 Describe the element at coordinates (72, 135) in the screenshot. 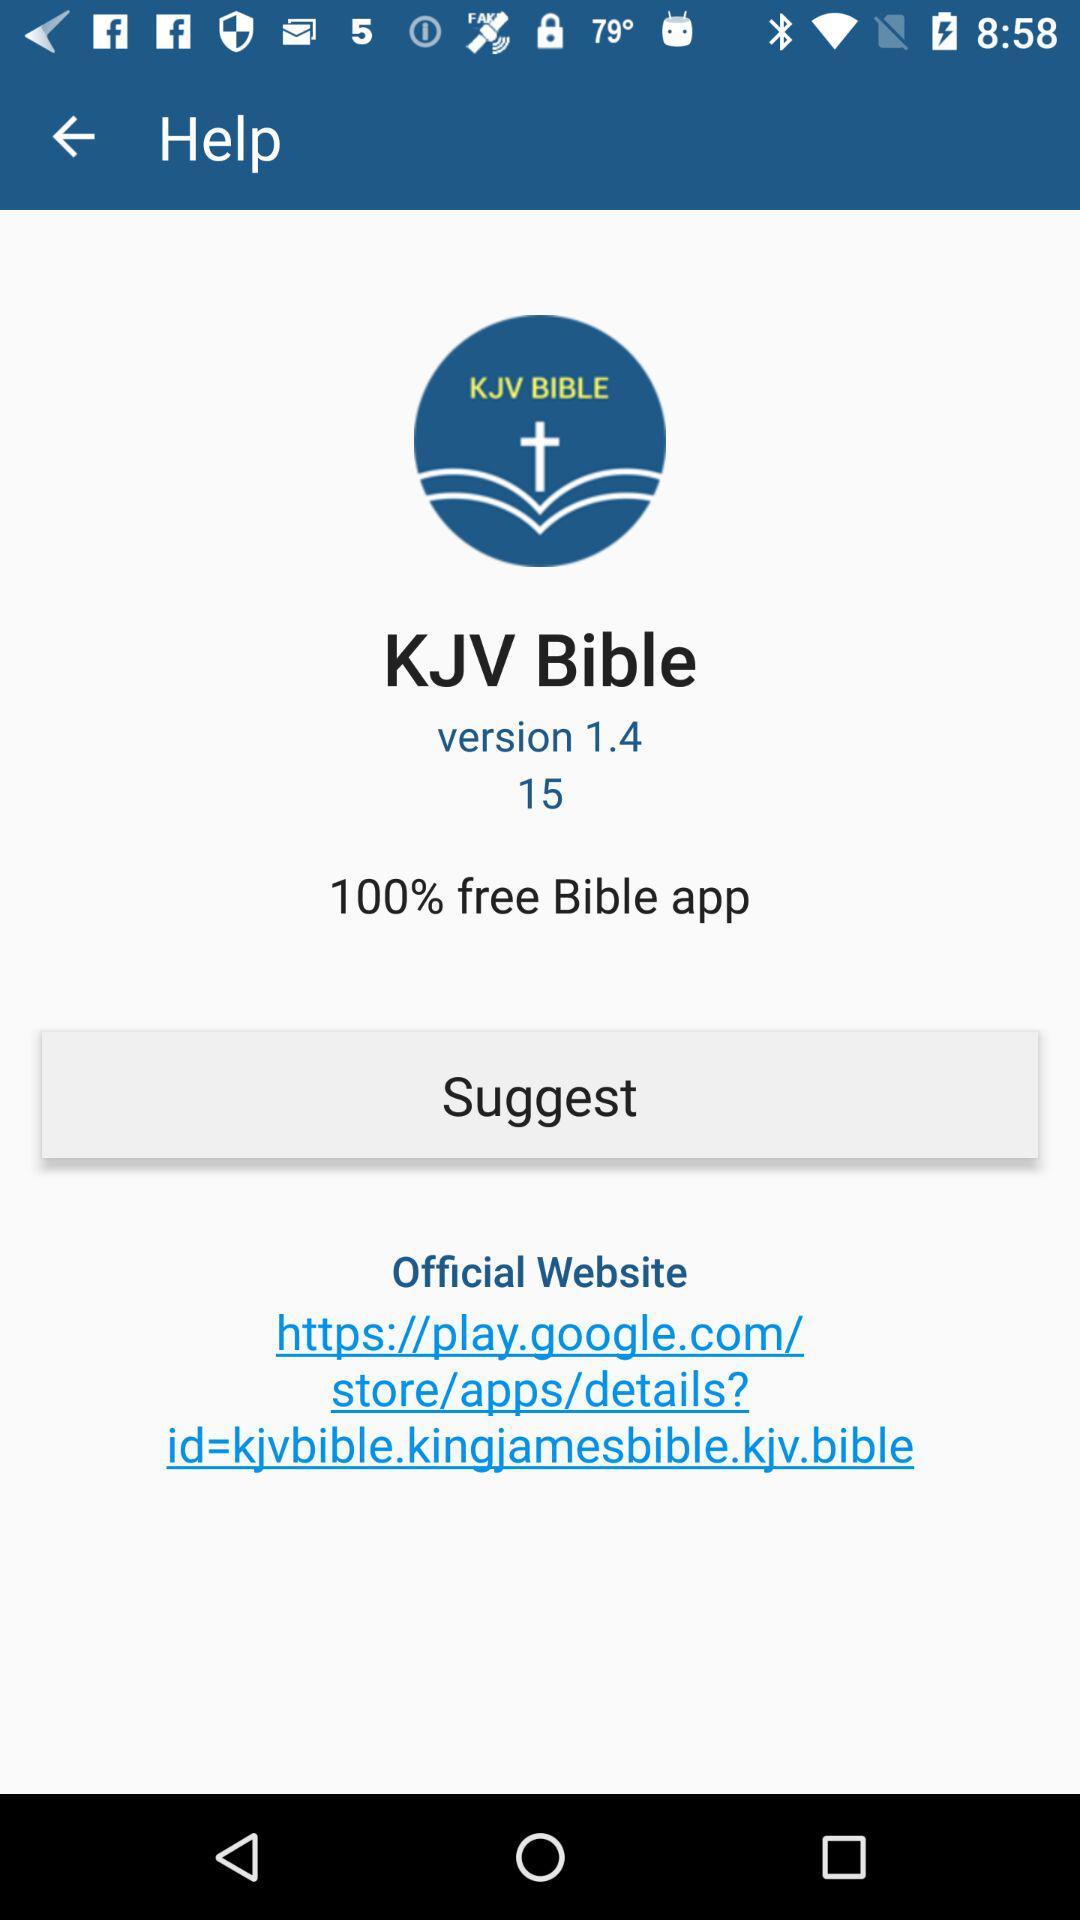

I see `icon to the left of help item` at that location.